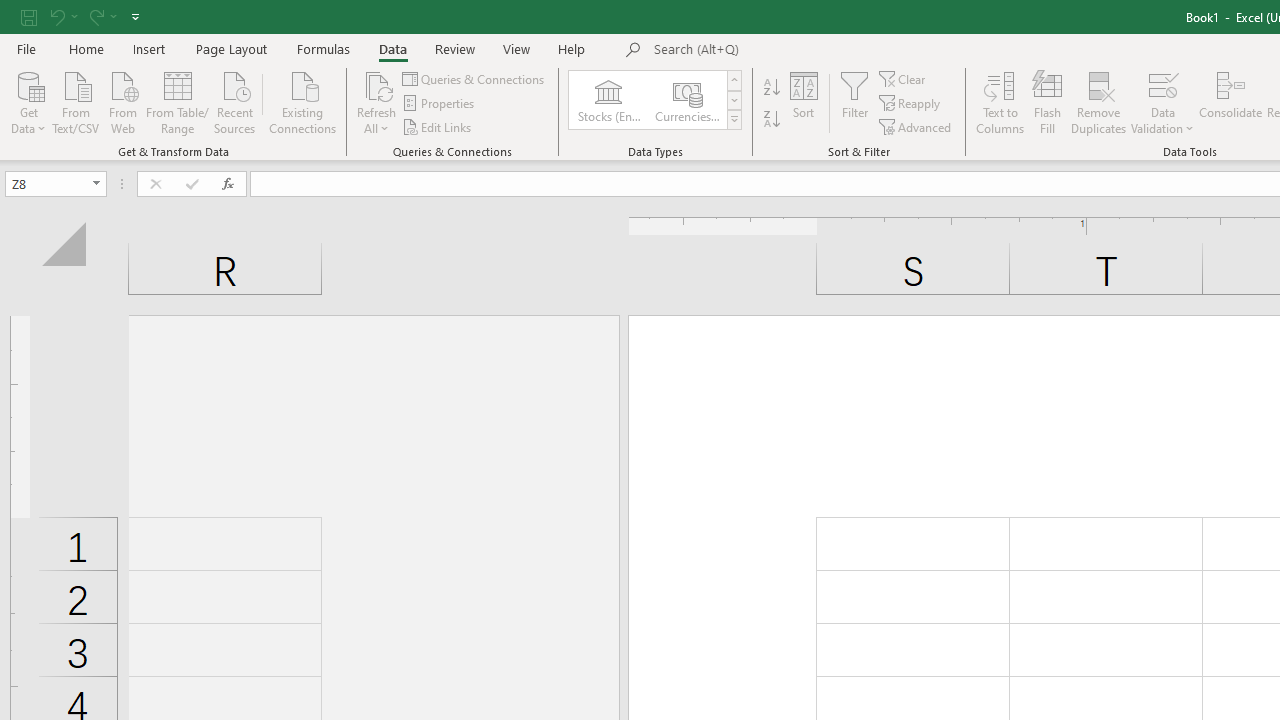 This screenshot has width=1280, height=720. I want to click on 'Data Validation...', so click(1162, 84).